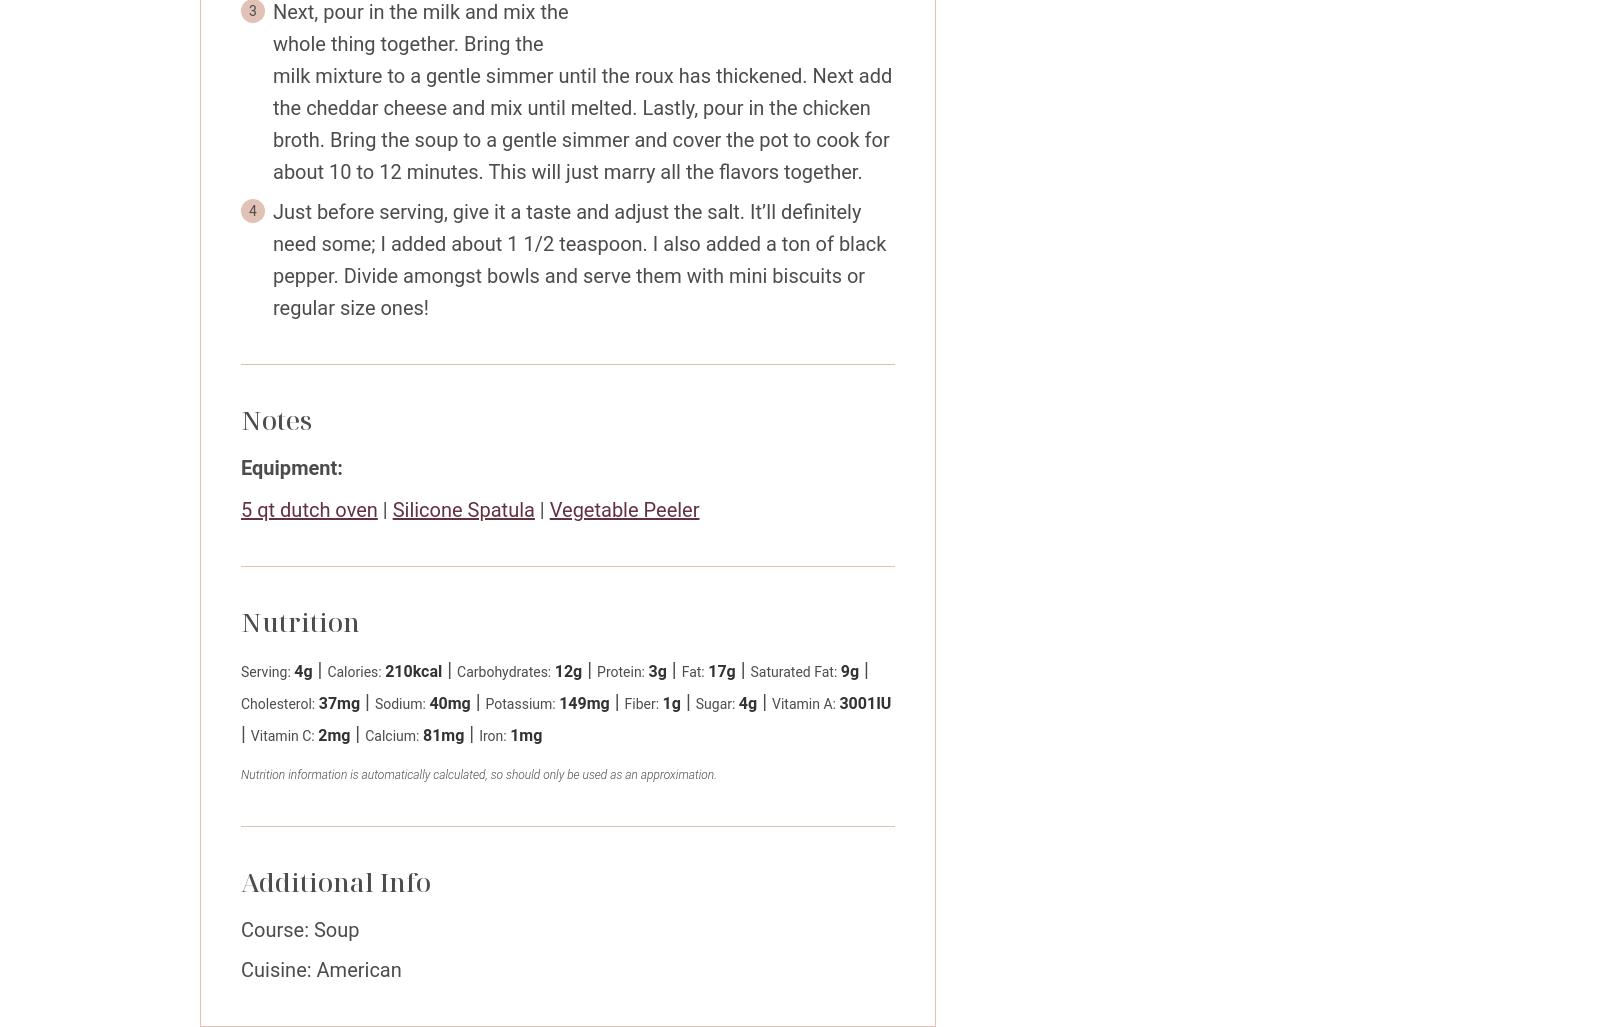 The height and width of the screenshot is (1027, 1600). What do you see at coordinates (276, 929) in the screenshot?
I see `'Course:'` at bounding box center [276, 929].